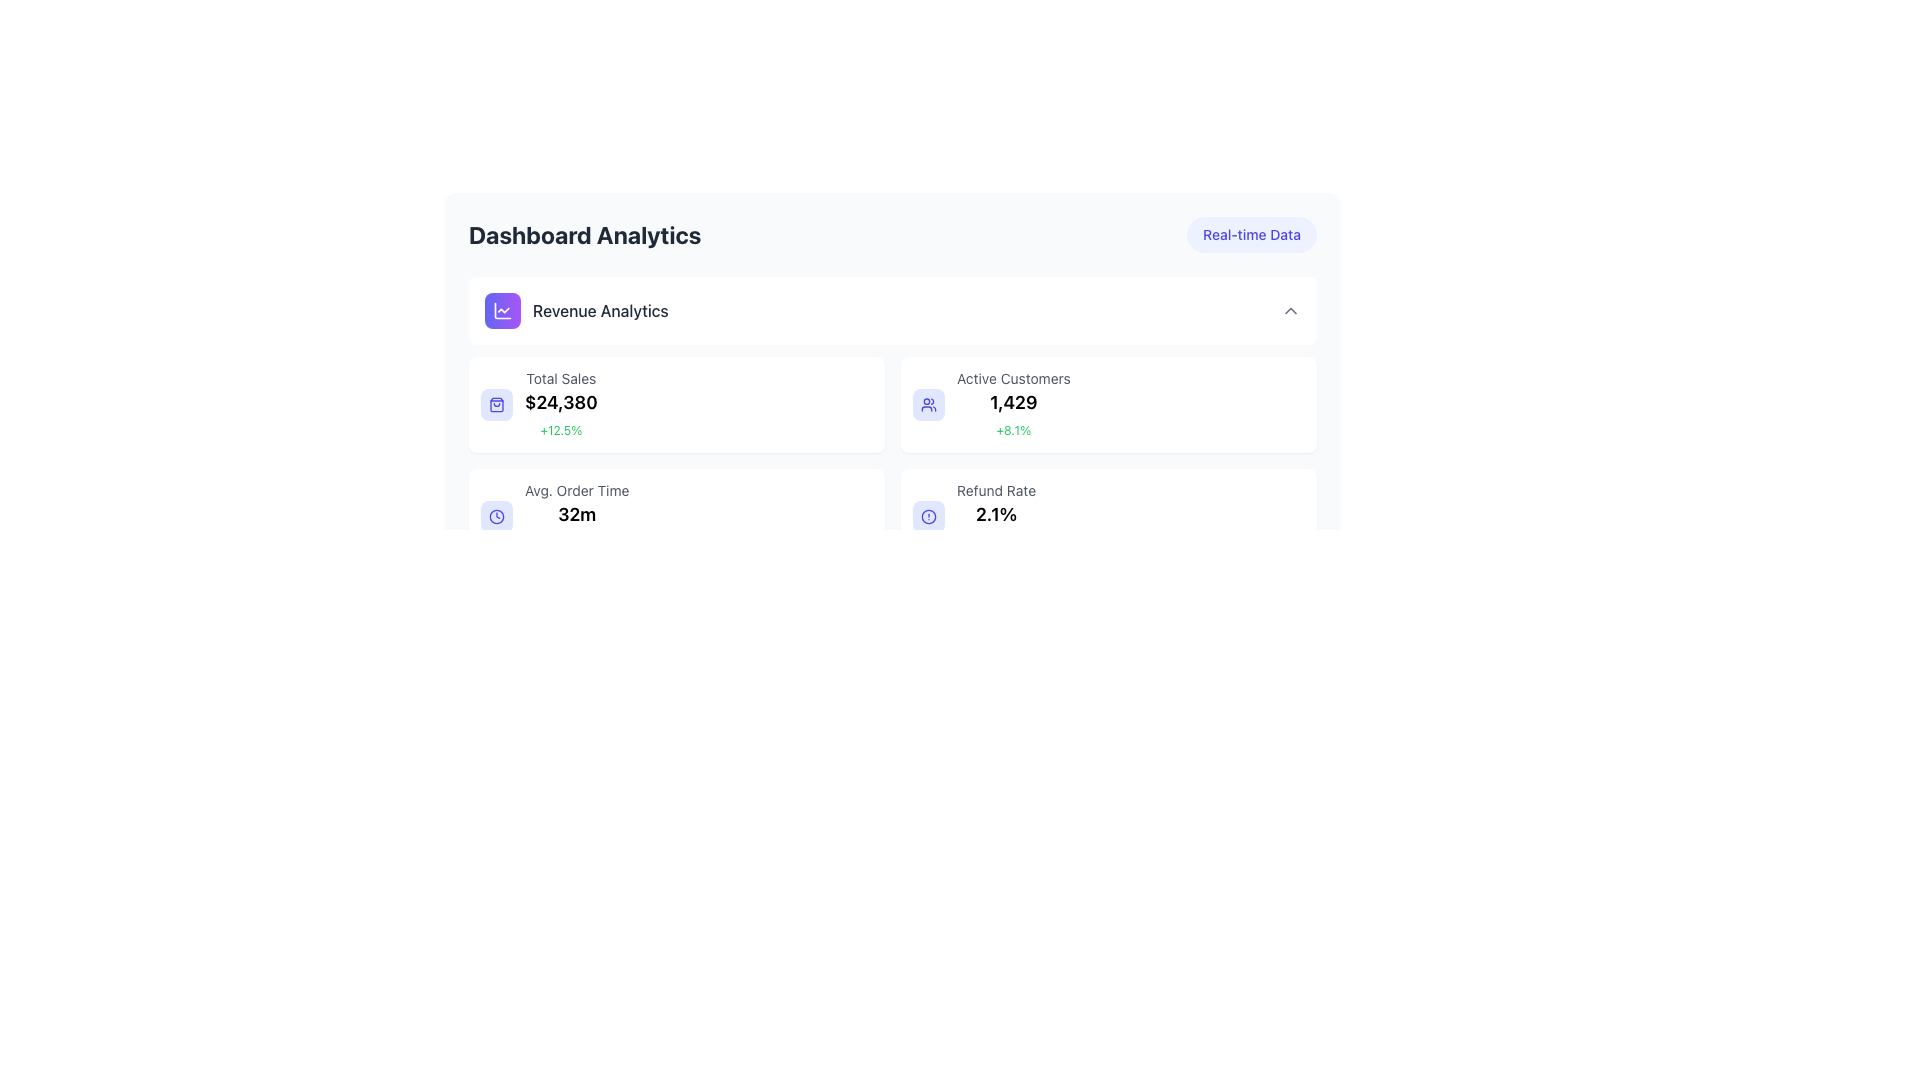  What do you see at coordinates (584, 234) in the screenshot?
I see `the bold, gray text label styled as 'Dashboard Analytics', which is the prominent title at the top of the interface` at bounding box center [584, 234].